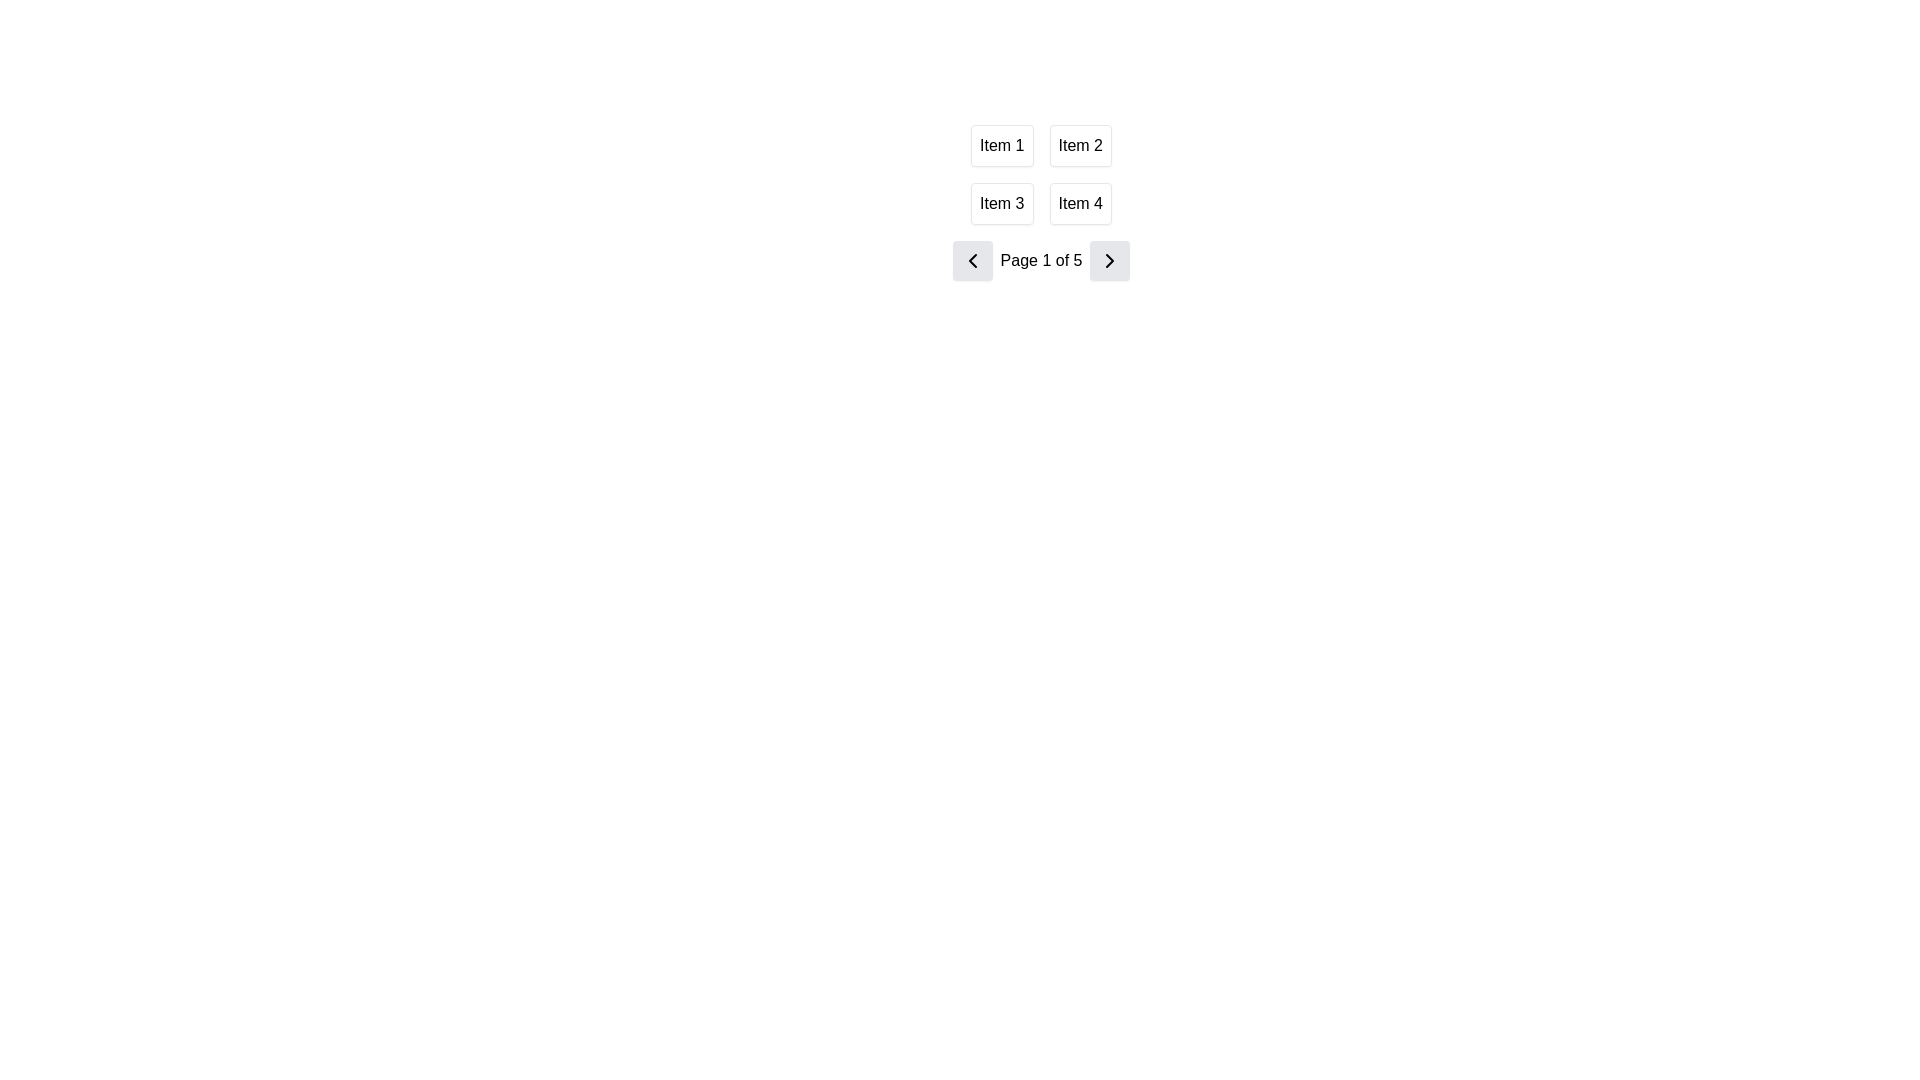 The image size is (1920, 1080). I want to click on the left-pointing chevron arrow icon embedded within the button located in the pagination area, so click(972, 260).